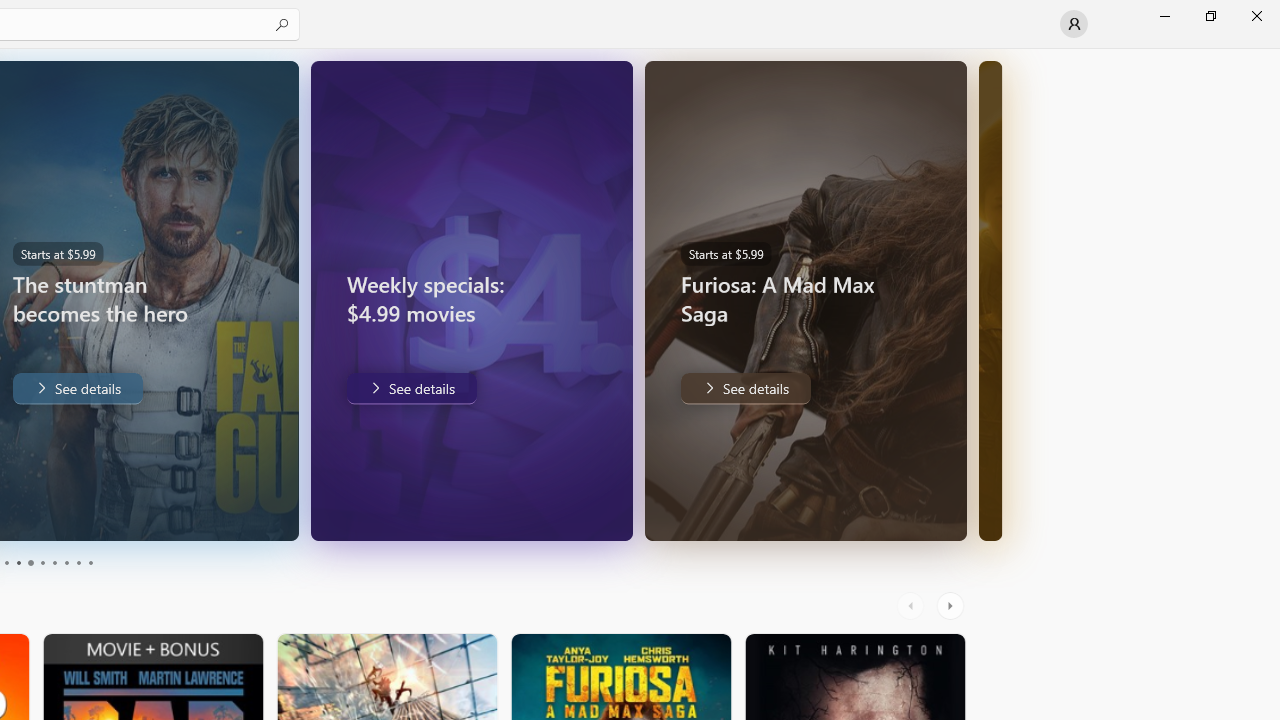 The height and width of the screenshot is (720, 1280). What do you see at coordinates (78, 563) in the screenshot?
I see `'Page 9'` at bounding box center [78, 563].